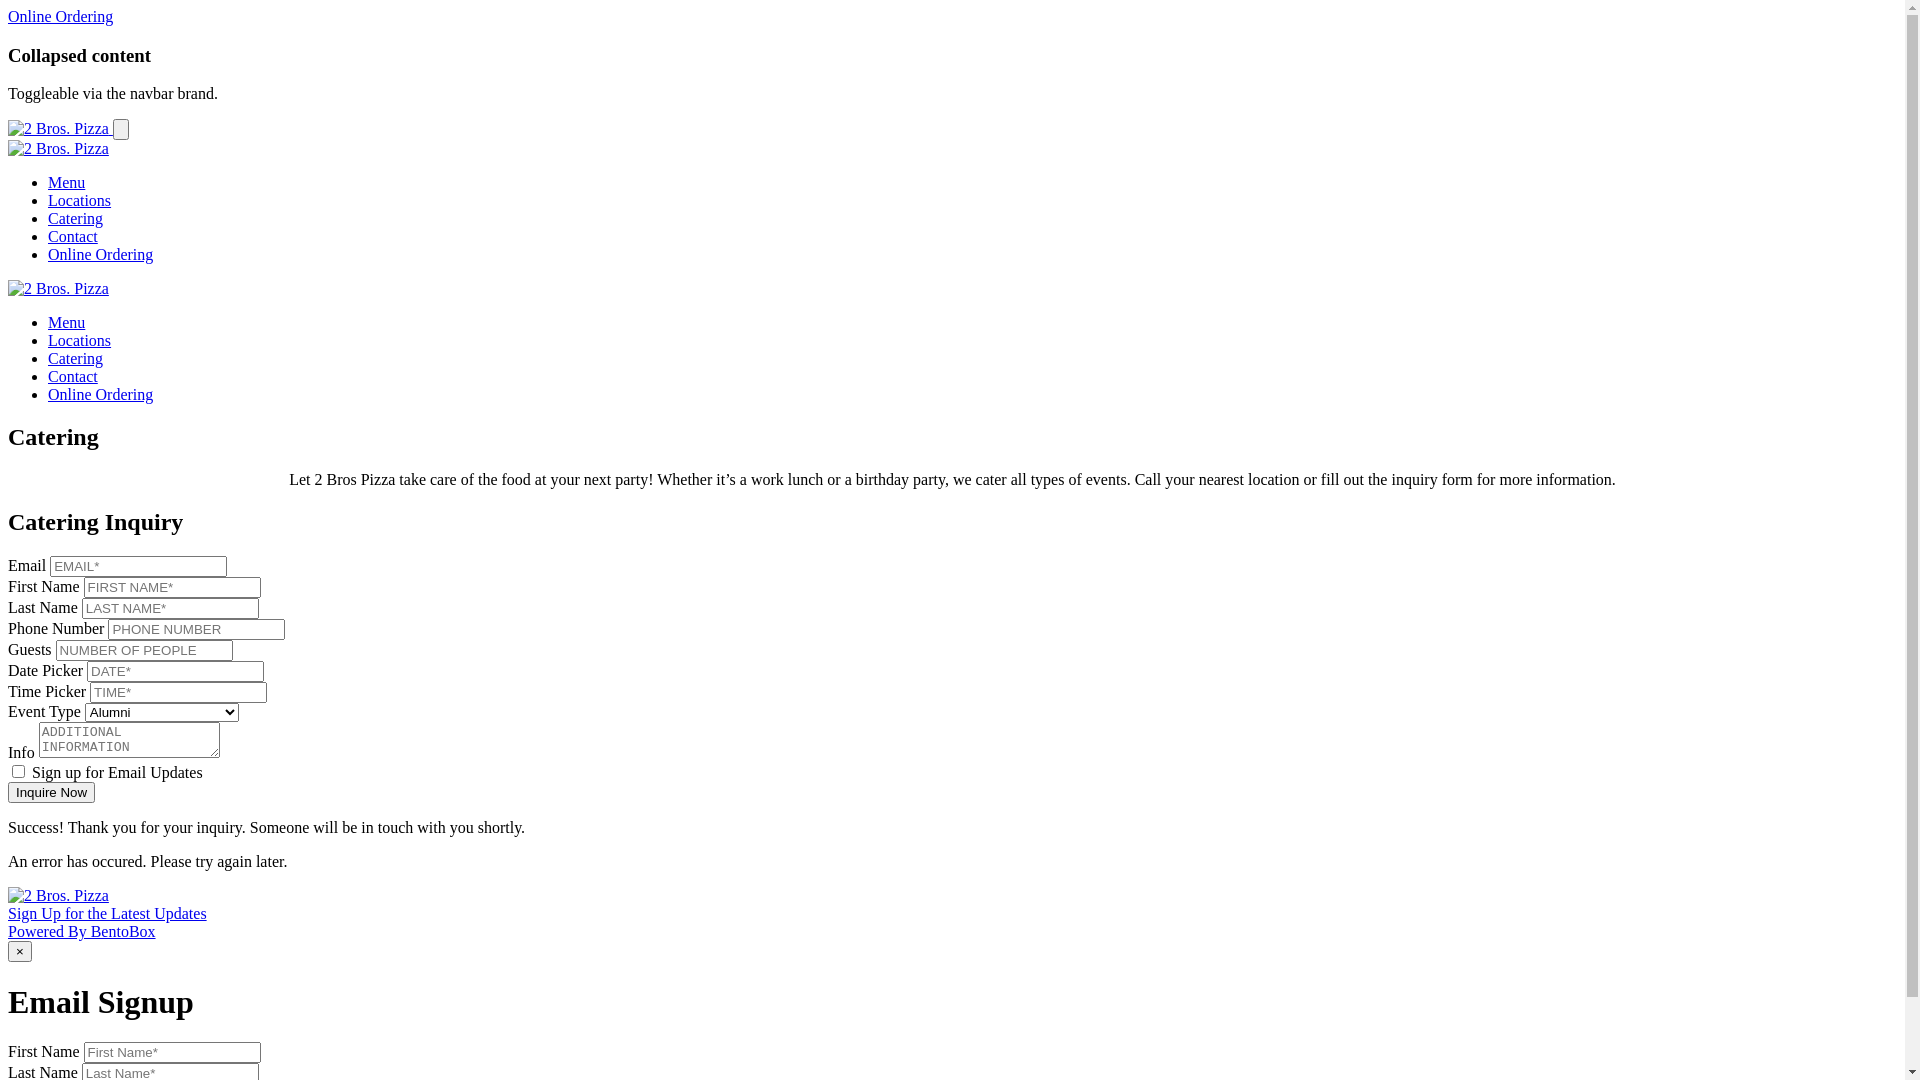 The height and width of the screenshot is (1080, 1920). Describe the element at coordinates (80, 931) in the screenshot. I see `'Powered By BentoBox'` at that location.